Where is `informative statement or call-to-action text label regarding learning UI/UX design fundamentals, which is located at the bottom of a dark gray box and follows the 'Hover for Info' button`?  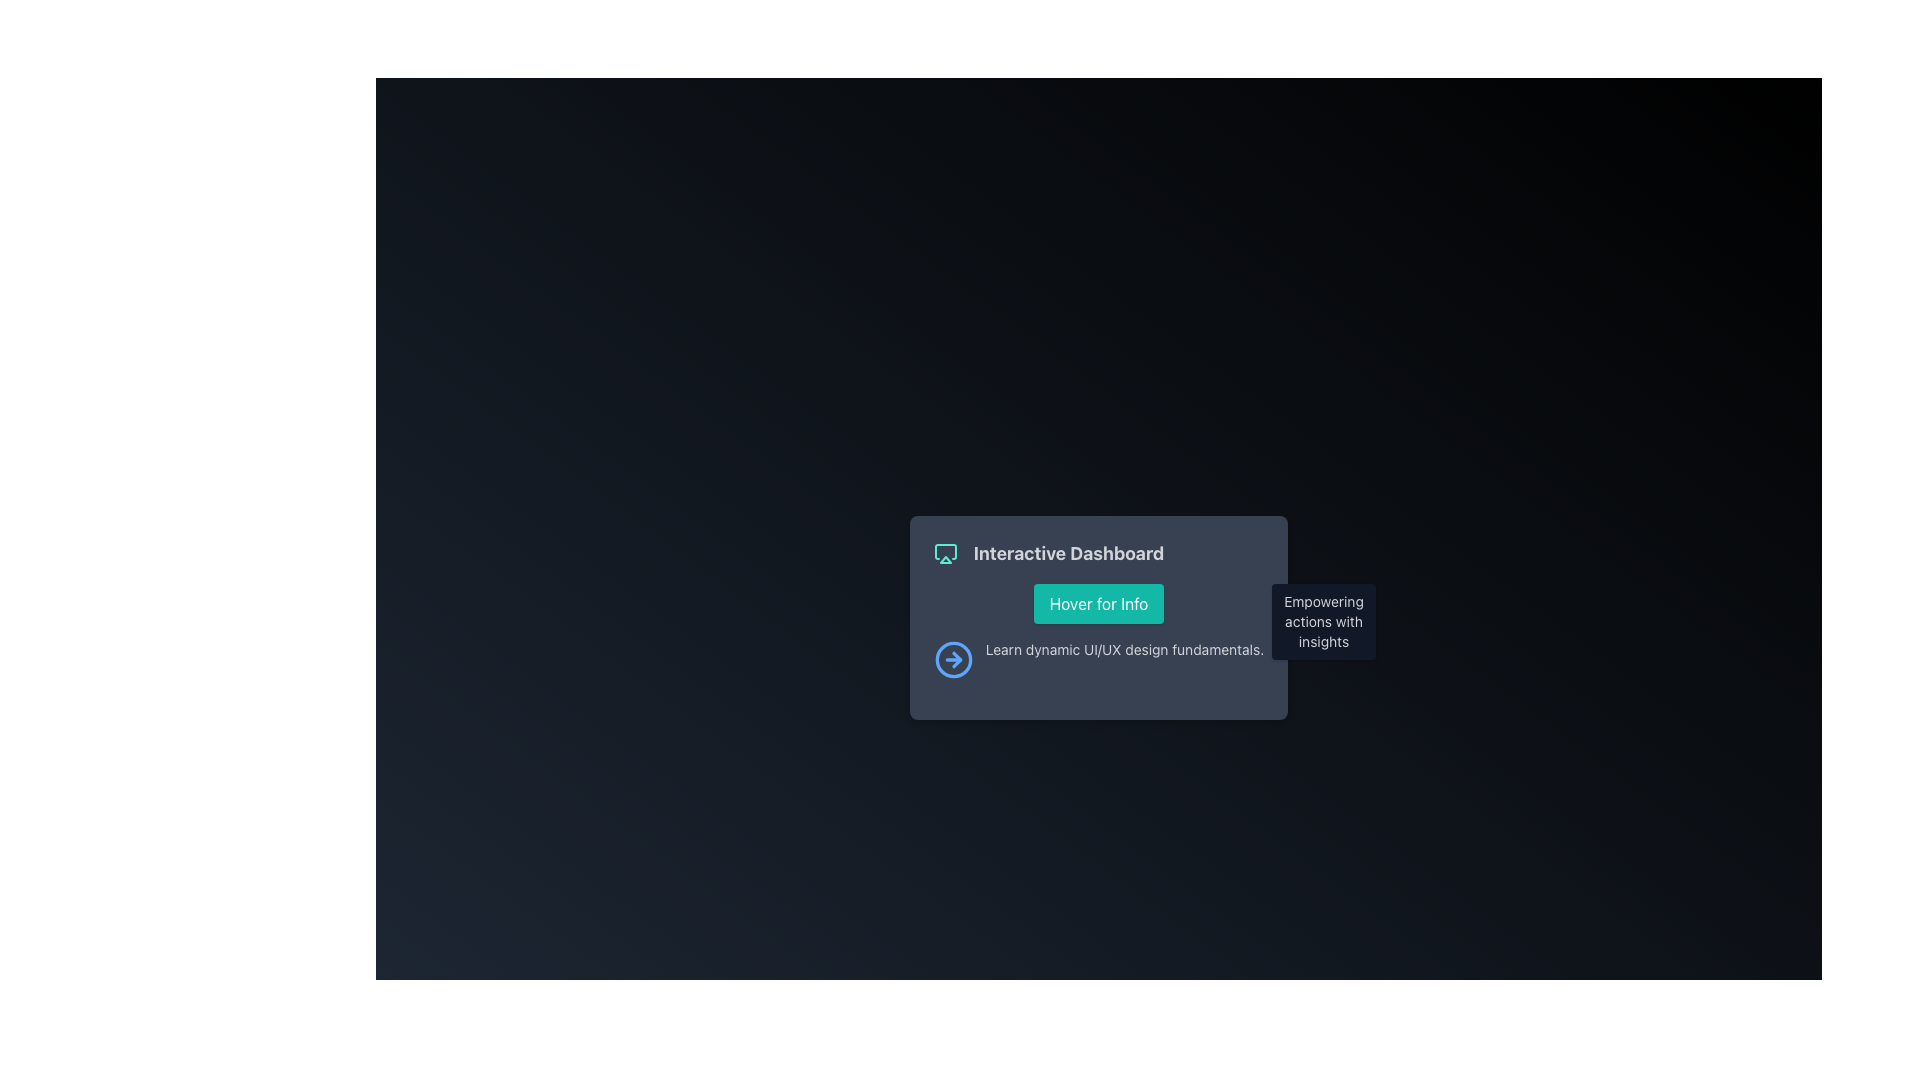 informative statement or call-to-action text label regarding learning UI/UX design fundamentals, which is located at the bottom of a dark gray box and follows the 'Hover for Info' button is located at coordinates (1098, 659).